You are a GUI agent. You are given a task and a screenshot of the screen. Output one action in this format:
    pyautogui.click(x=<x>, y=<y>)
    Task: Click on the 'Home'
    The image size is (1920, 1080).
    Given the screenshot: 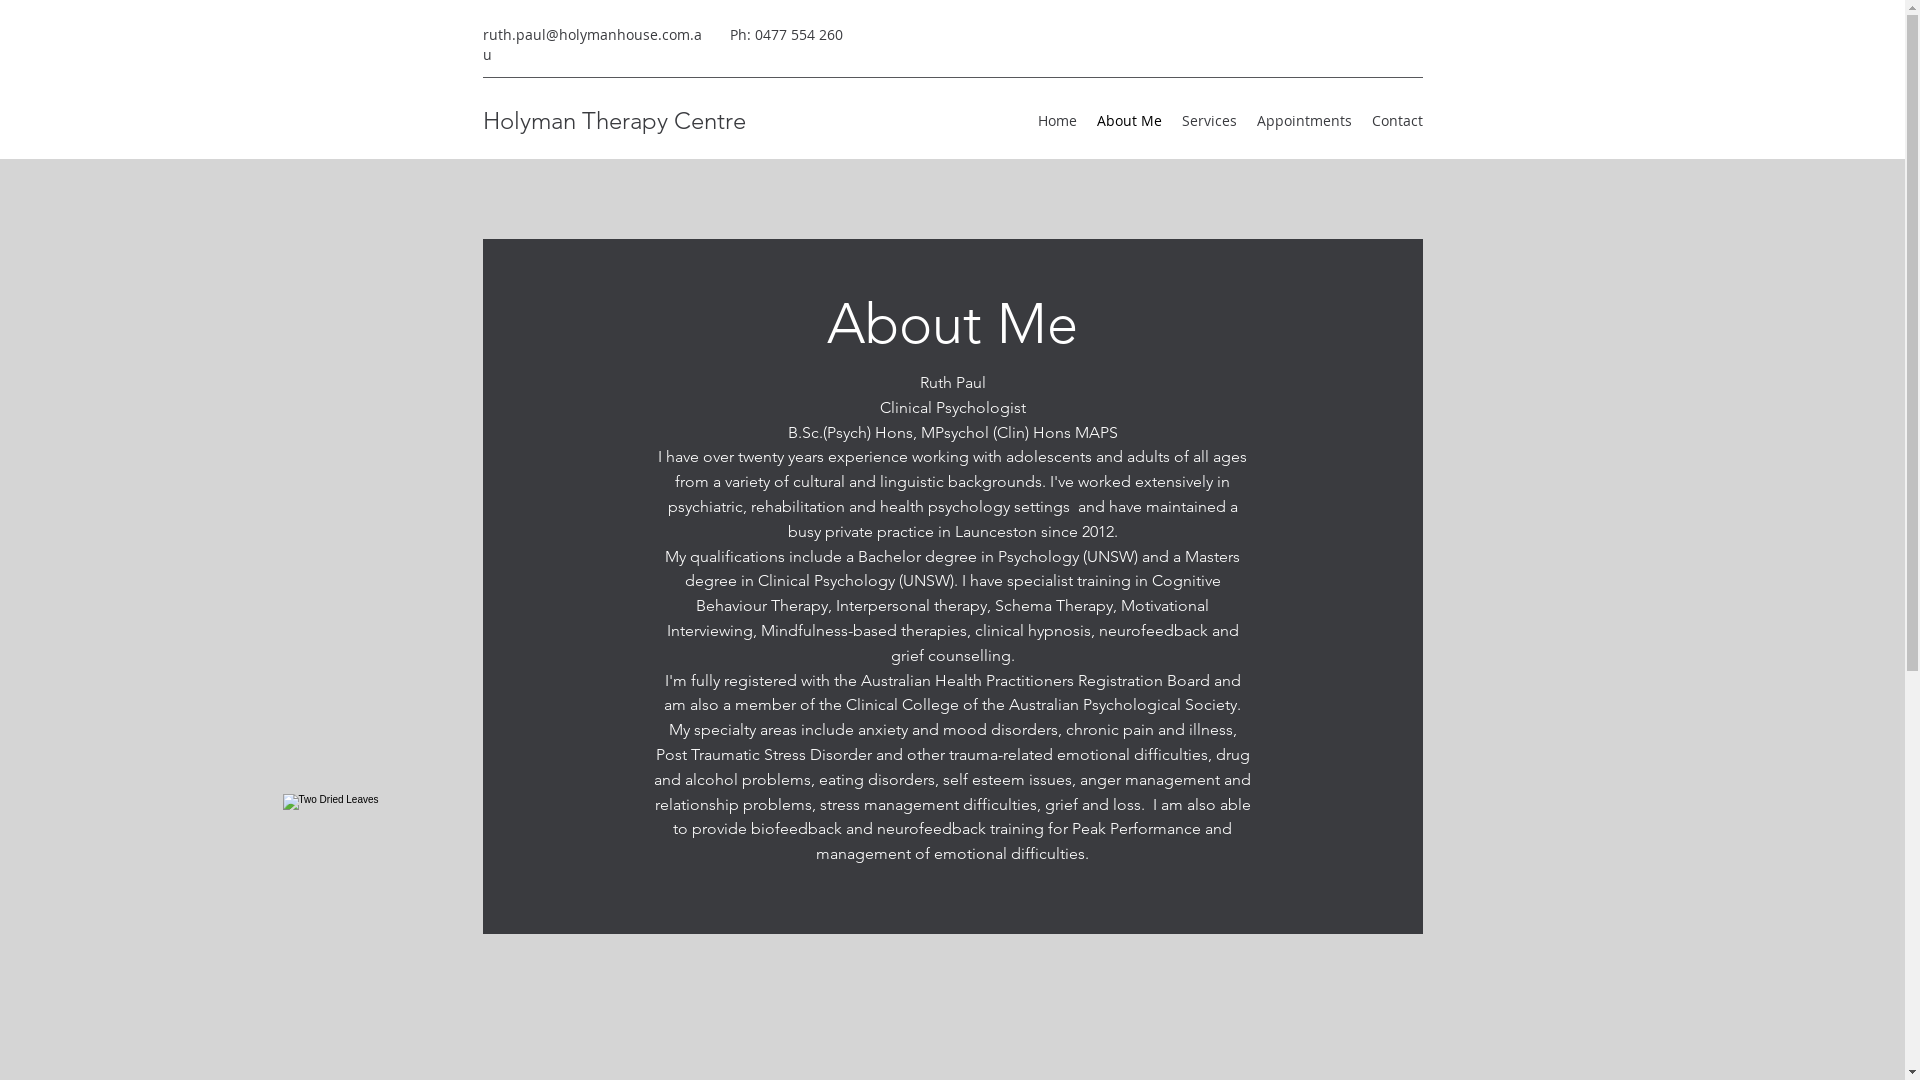 What is the action you would take?
    pyautogui.click(x=1056, y=120)
    